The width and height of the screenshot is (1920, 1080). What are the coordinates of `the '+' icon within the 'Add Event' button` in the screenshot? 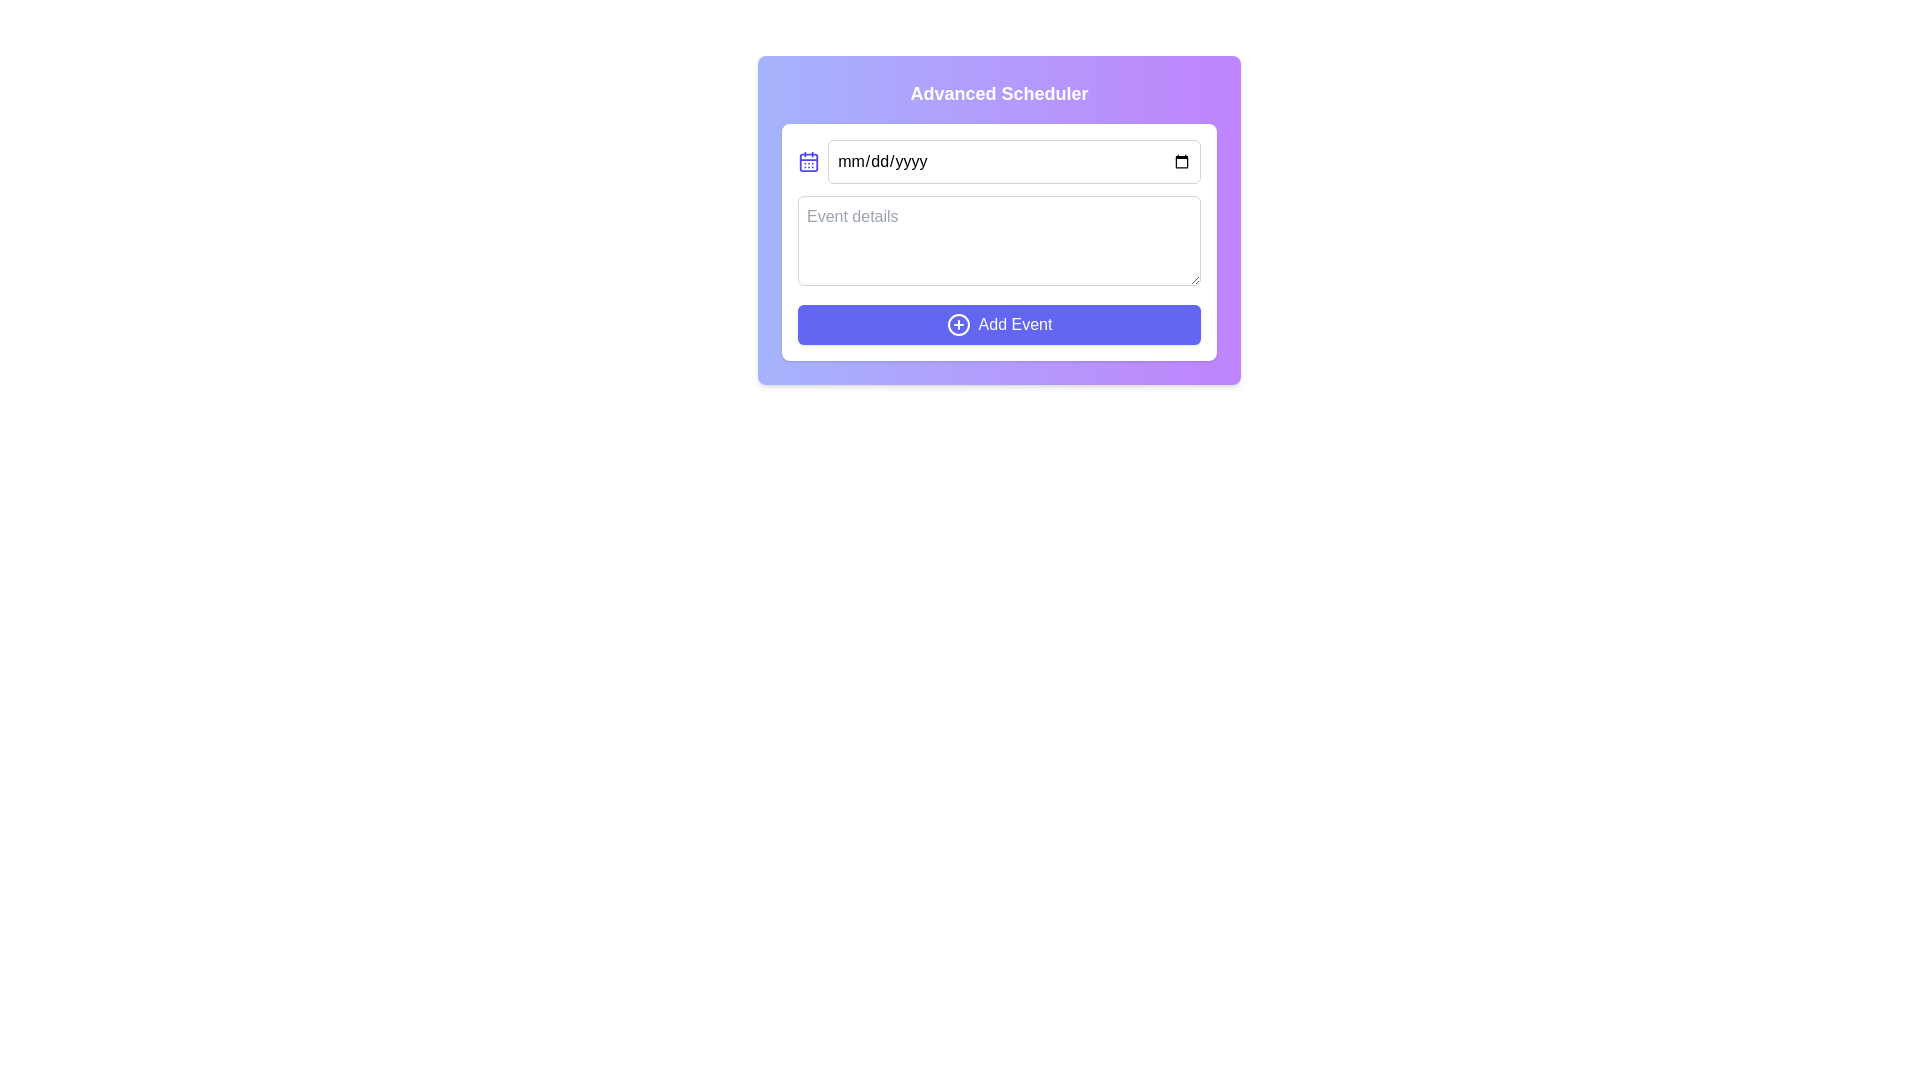 It's located at (957, 323).